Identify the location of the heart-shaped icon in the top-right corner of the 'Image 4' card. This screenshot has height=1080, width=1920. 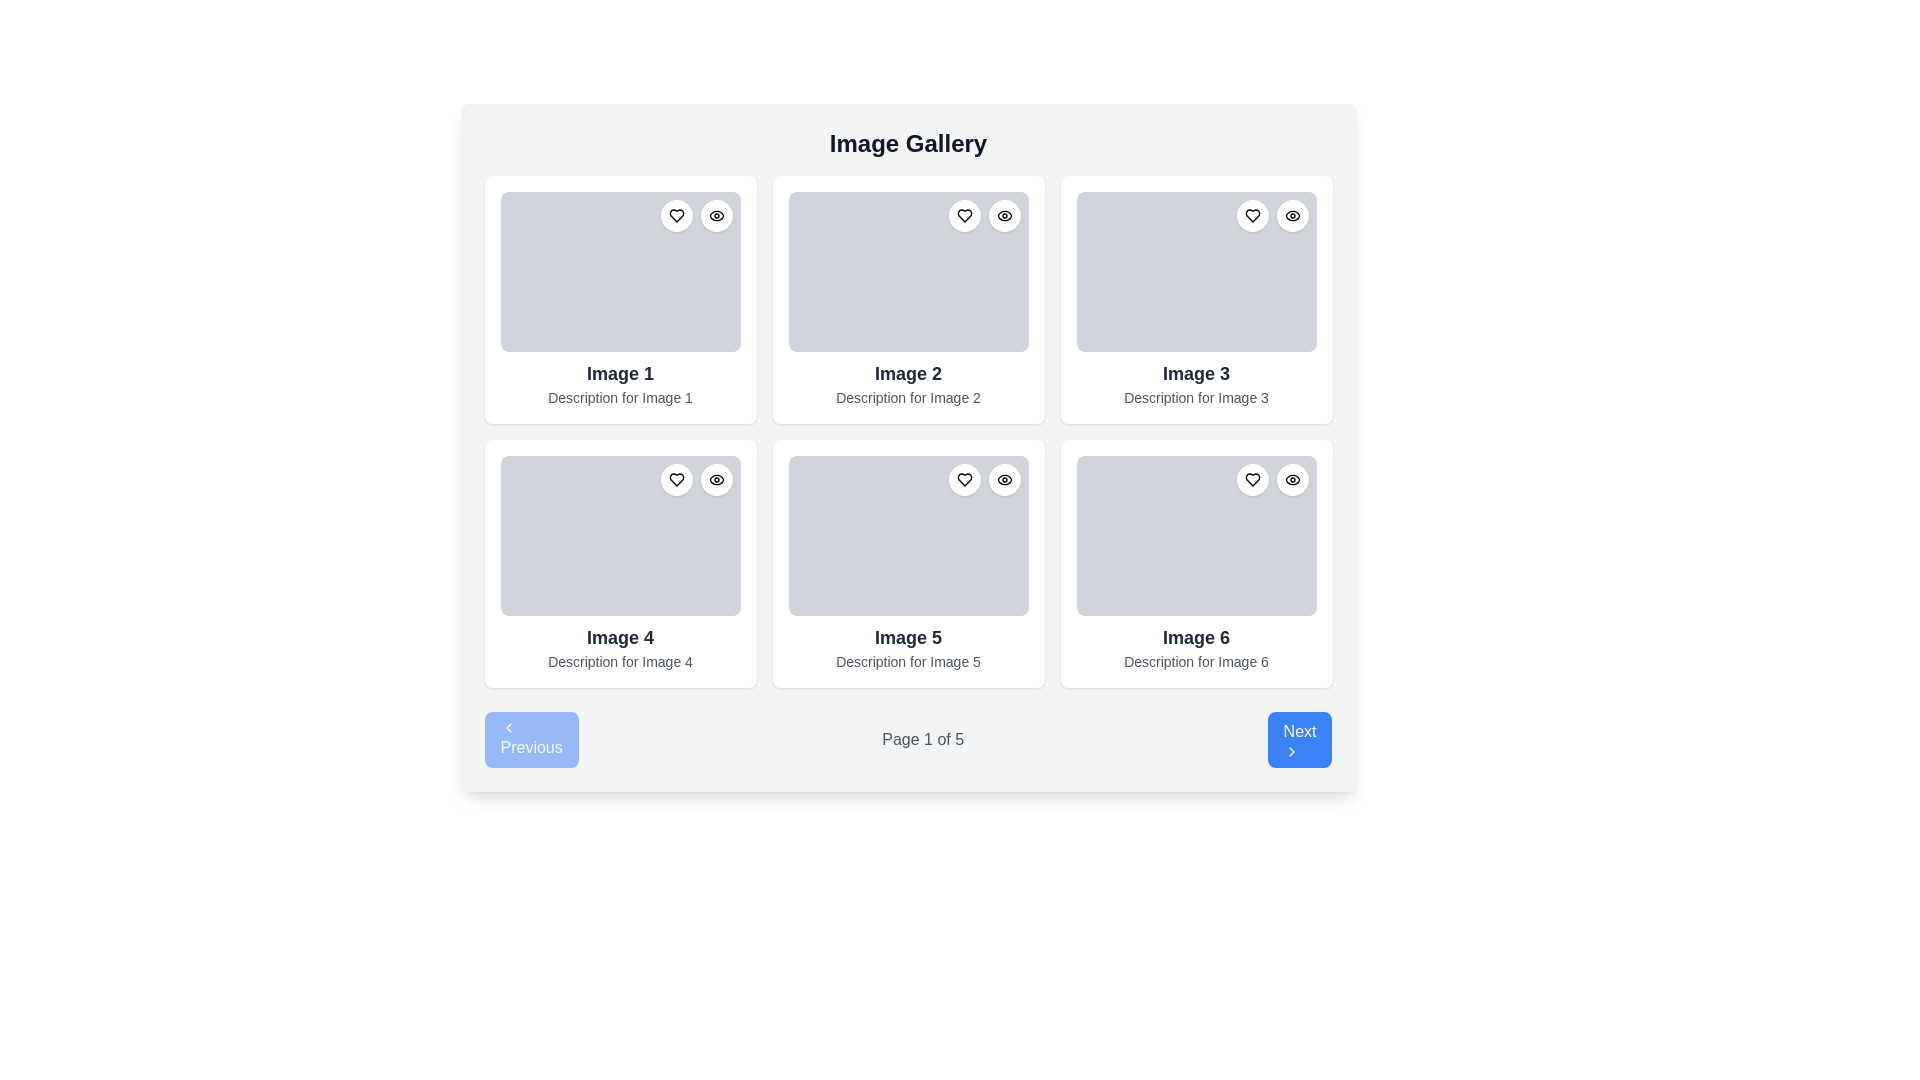
(676, 479).